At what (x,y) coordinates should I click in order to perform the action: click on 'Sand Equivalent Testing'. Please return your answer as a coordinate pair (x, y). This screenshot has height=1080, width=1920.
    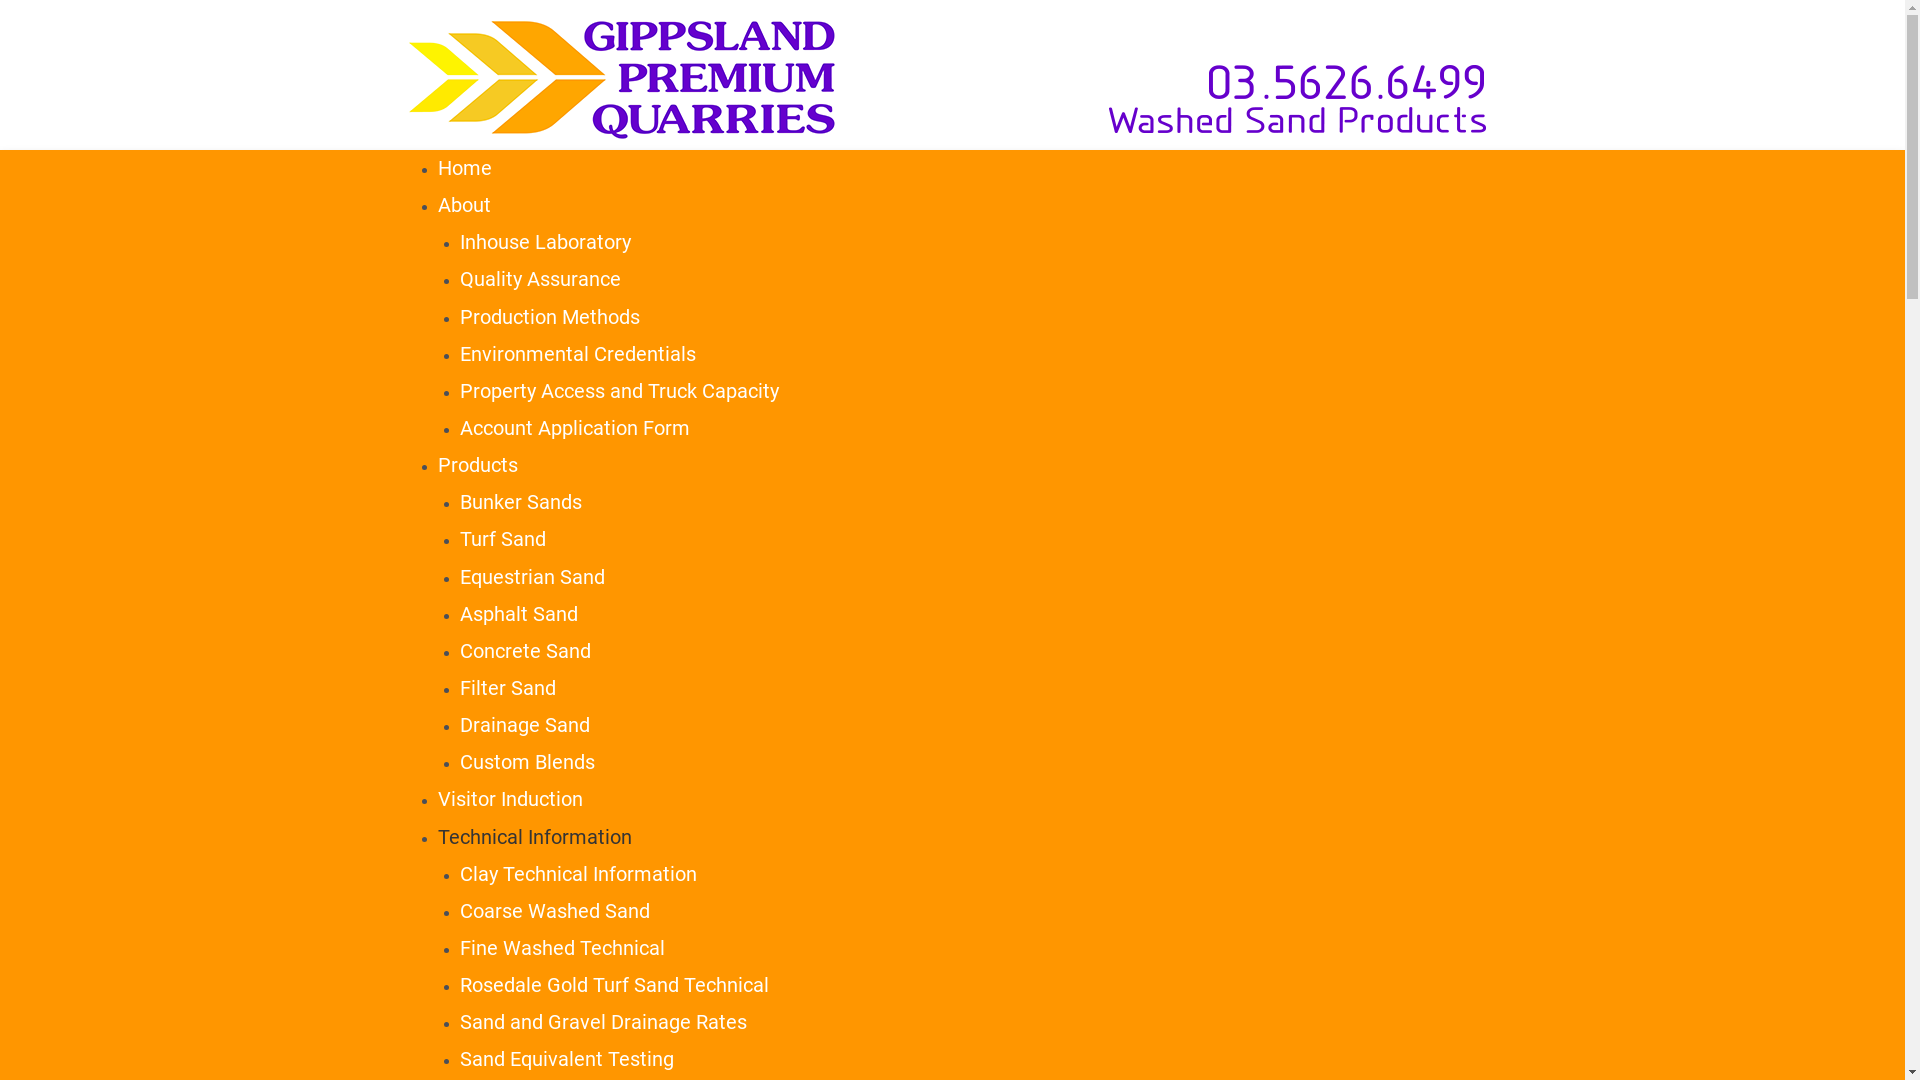
    Looking at the image, I should click on (459, 1058).